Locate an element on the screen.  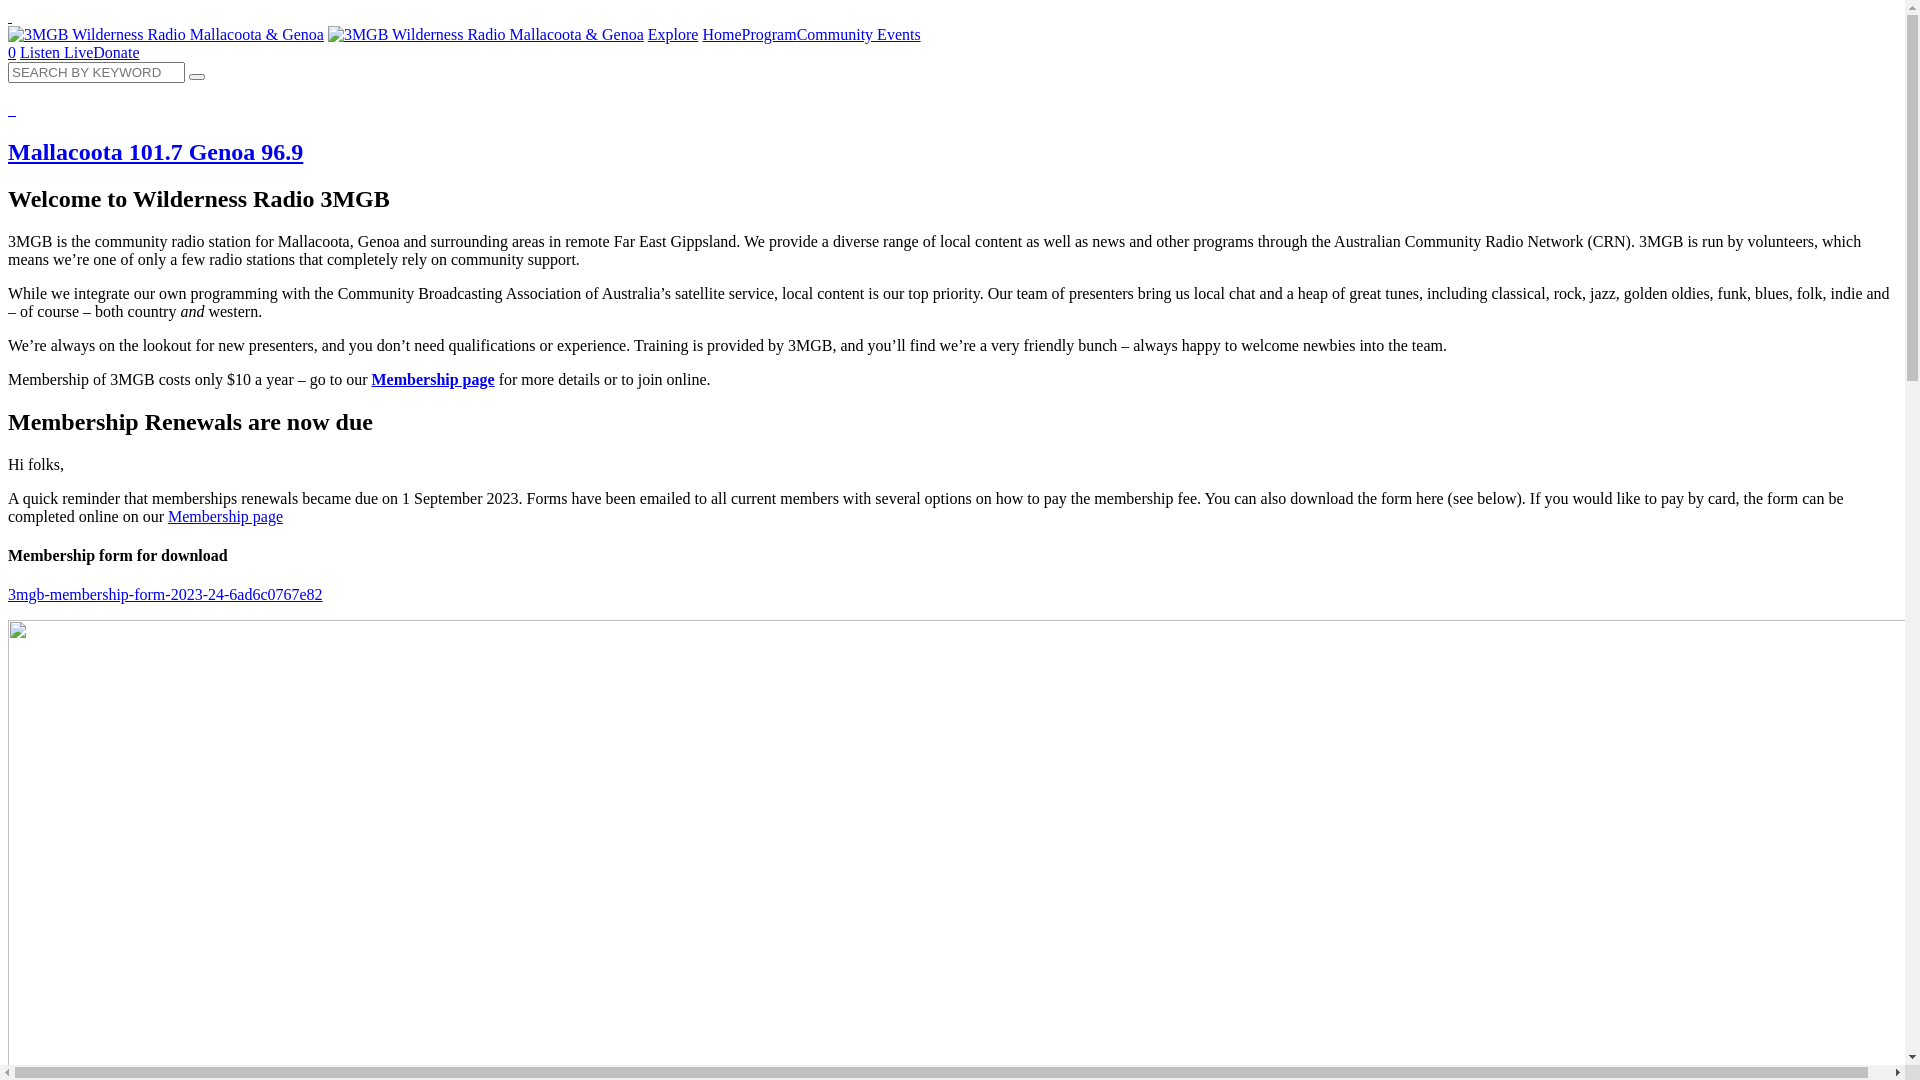
'   Mallacoota 101.7 Genoa 96.9' is located at coordinates (951, 133).